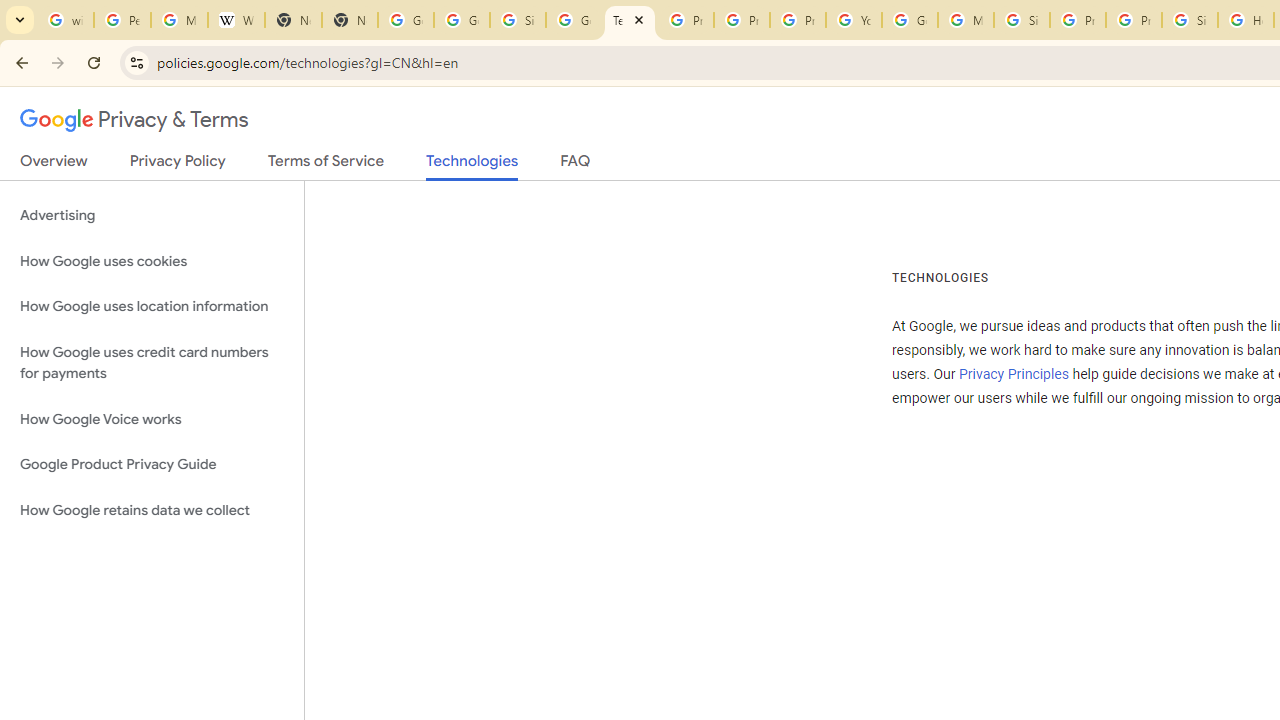 This screenshot has height=720, width=1280. I want to click on 'Manage your Location History - Google Search Help', so click(179, 20).